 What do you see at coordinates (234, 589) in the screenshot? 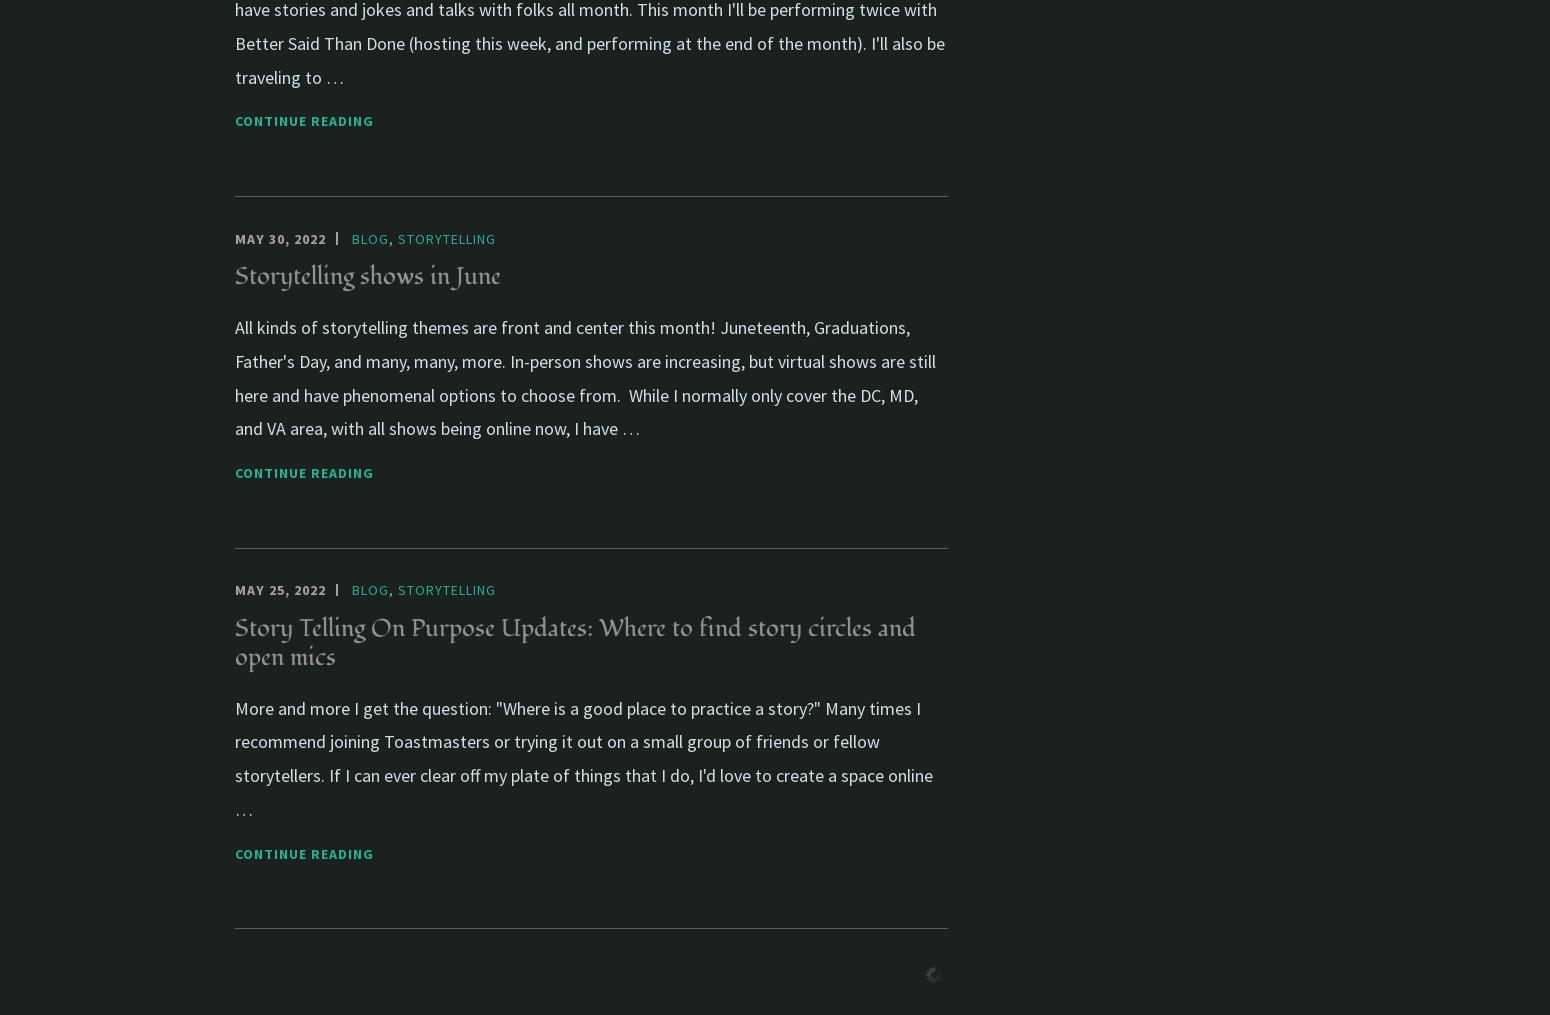
I see `'May 25, 2022'` at bounding box center [234, 589].